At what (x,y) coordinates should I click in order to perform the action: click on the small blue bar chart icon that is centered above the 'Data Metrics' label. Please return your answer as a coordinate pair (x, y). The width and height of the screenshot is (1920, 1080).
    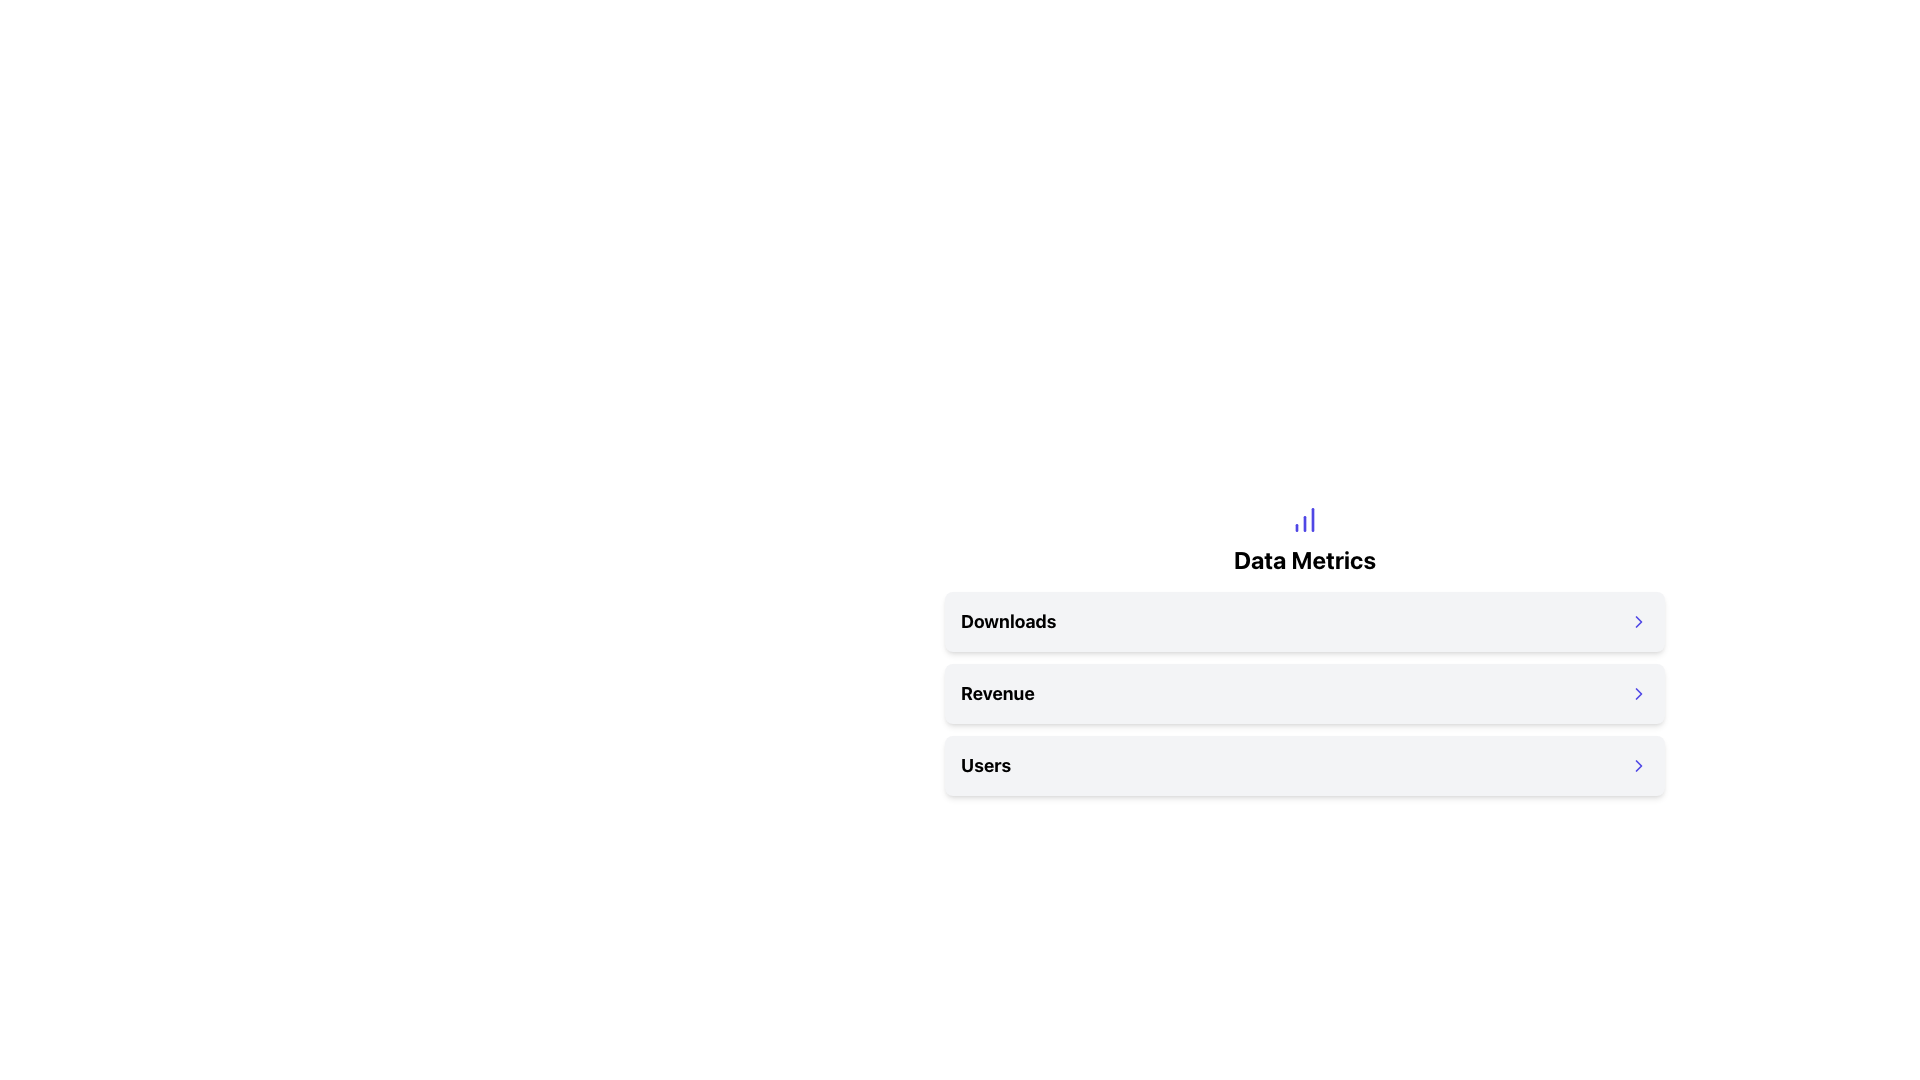
    Looking at the image, I should click on (1305, 519).